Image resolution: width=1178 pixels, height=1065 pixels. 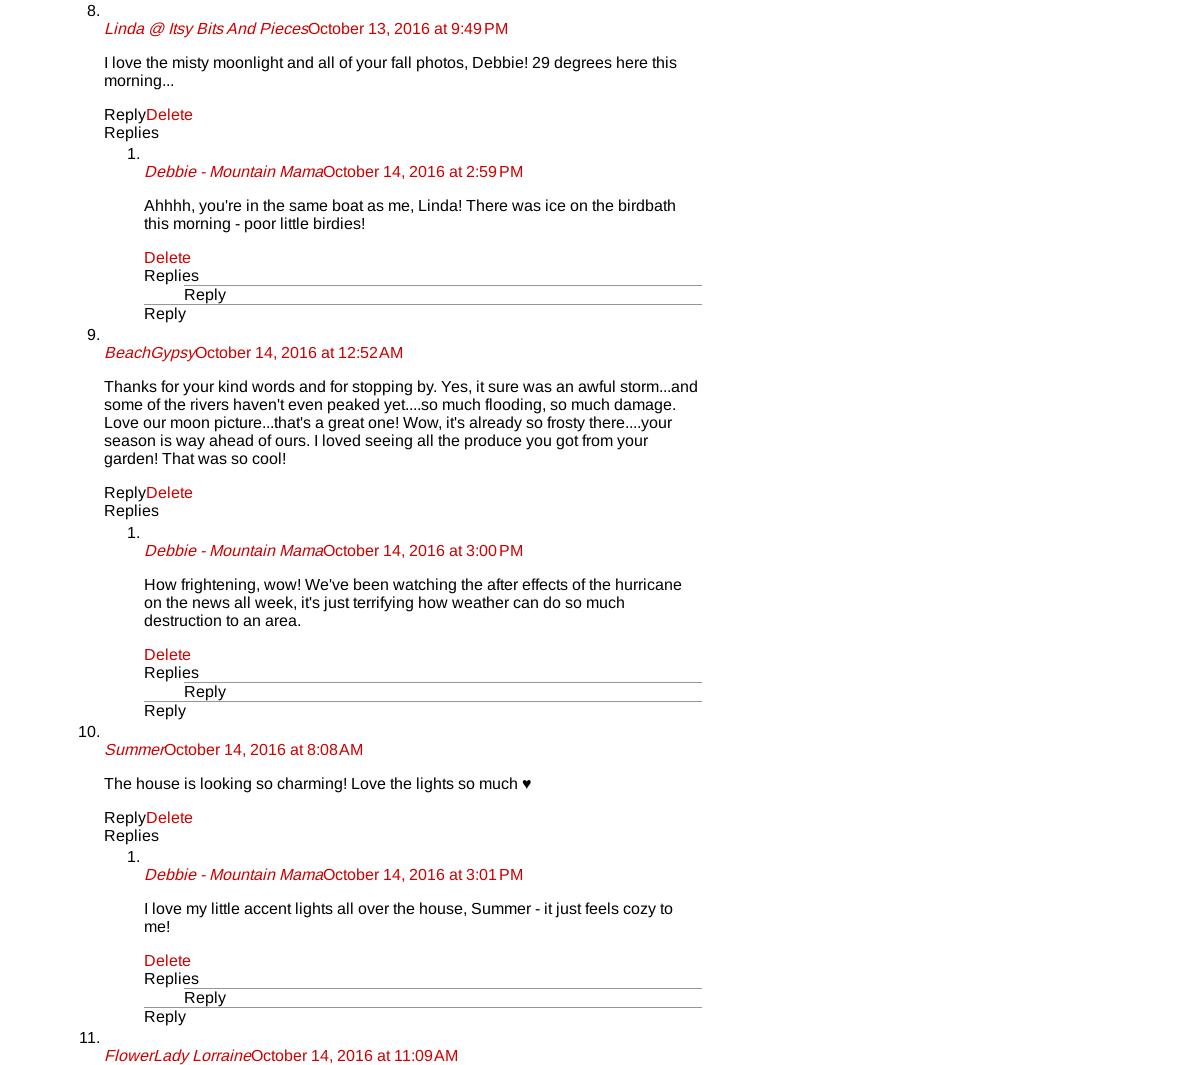 I want to click on 'October 14, 2016 at 11:09 AM', so click(x=354, y=1055).